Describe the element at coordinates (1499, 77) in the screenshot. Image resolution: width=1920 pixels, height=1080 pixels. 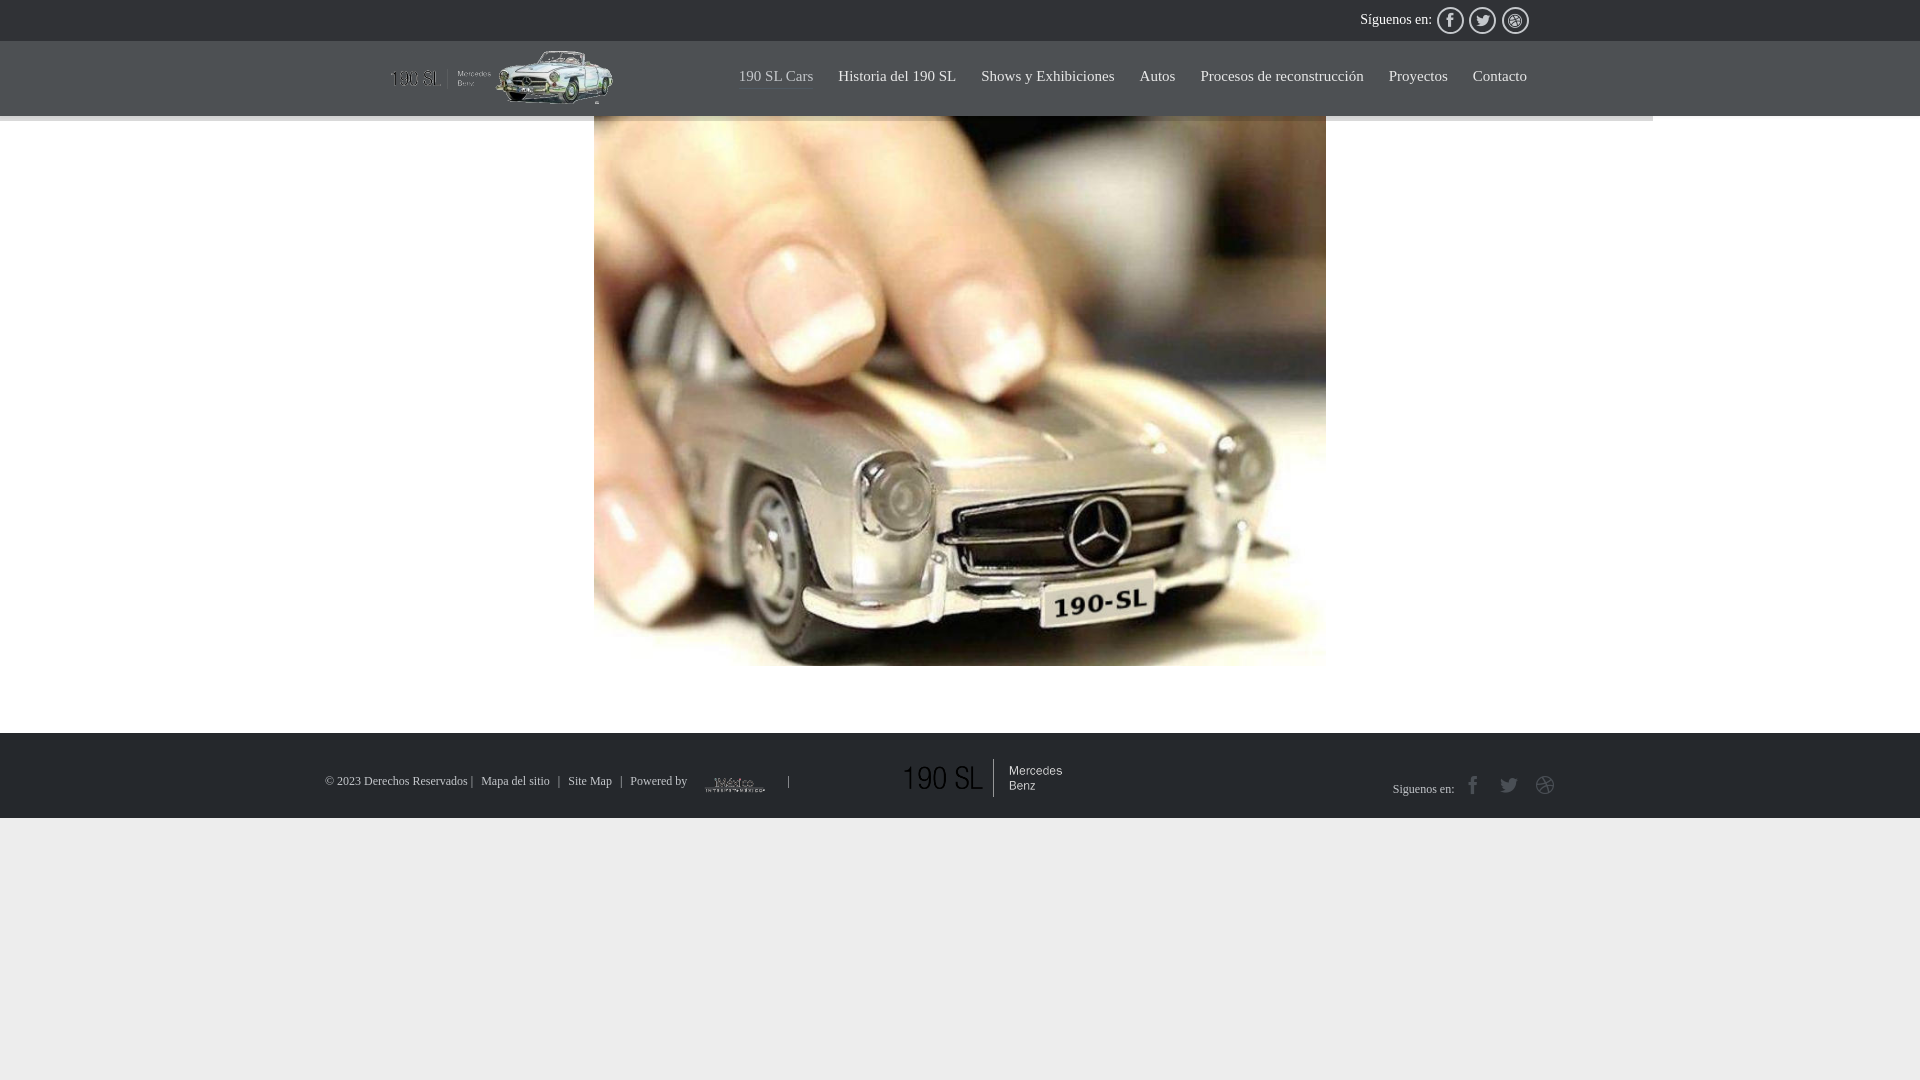
I see `'Contacto'` at that location.